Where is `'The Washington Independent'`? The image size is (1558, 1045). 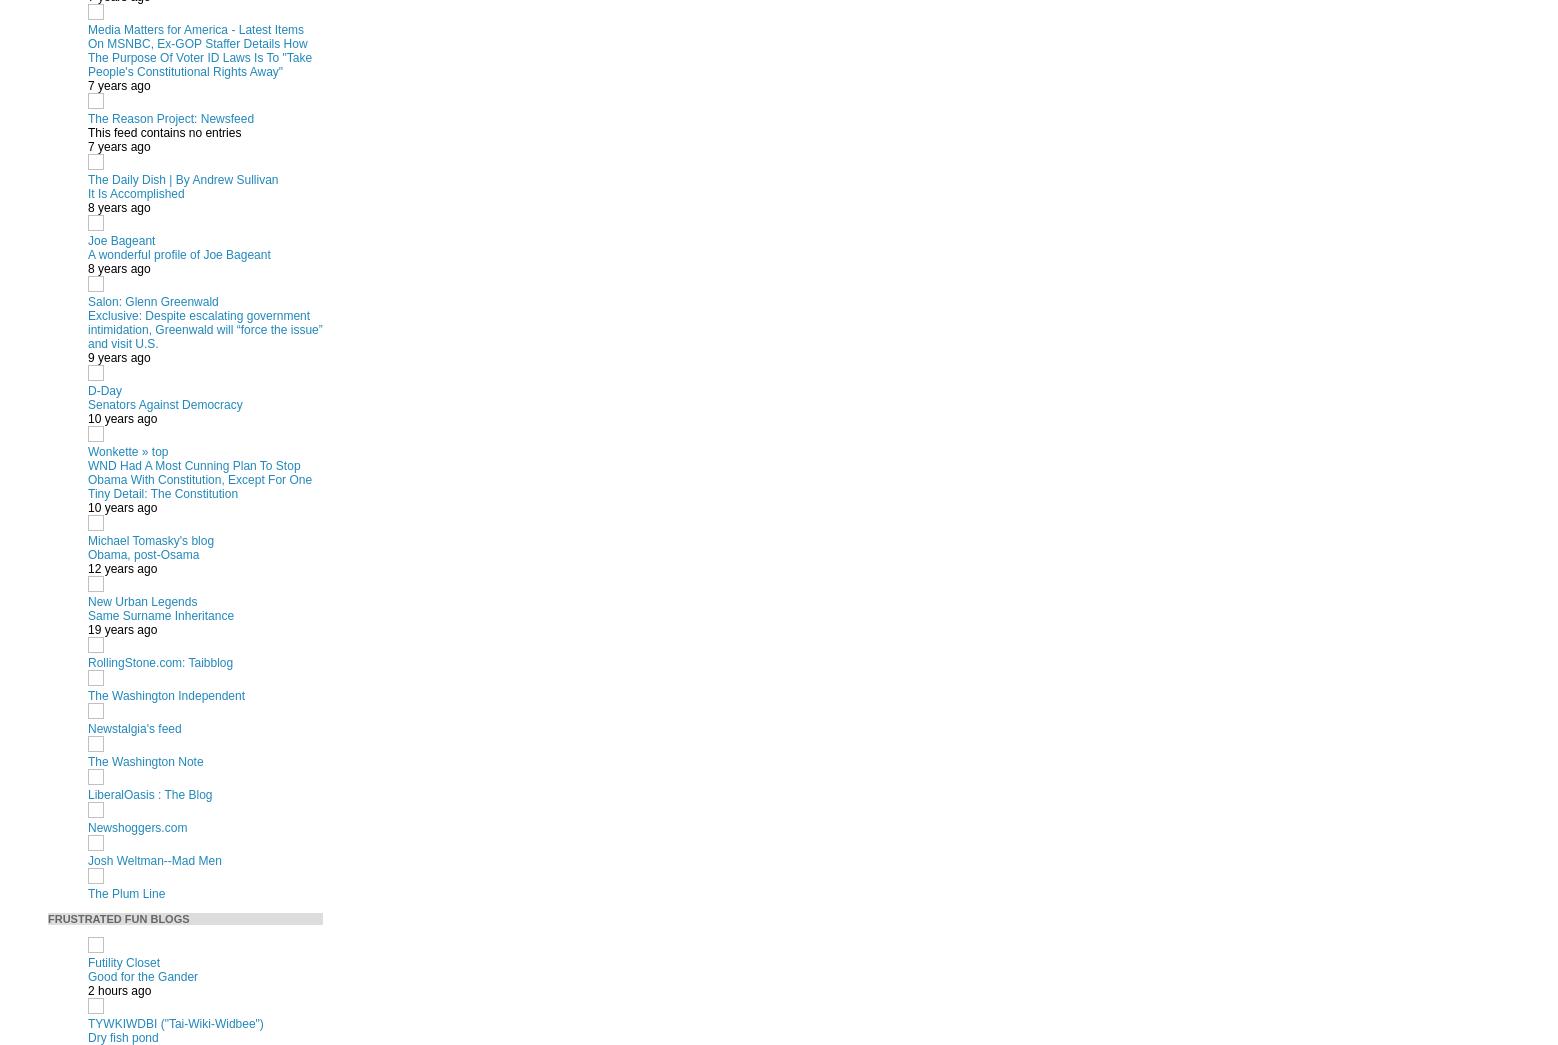 'The Washington Independent' is located at coordinates (166, 695).